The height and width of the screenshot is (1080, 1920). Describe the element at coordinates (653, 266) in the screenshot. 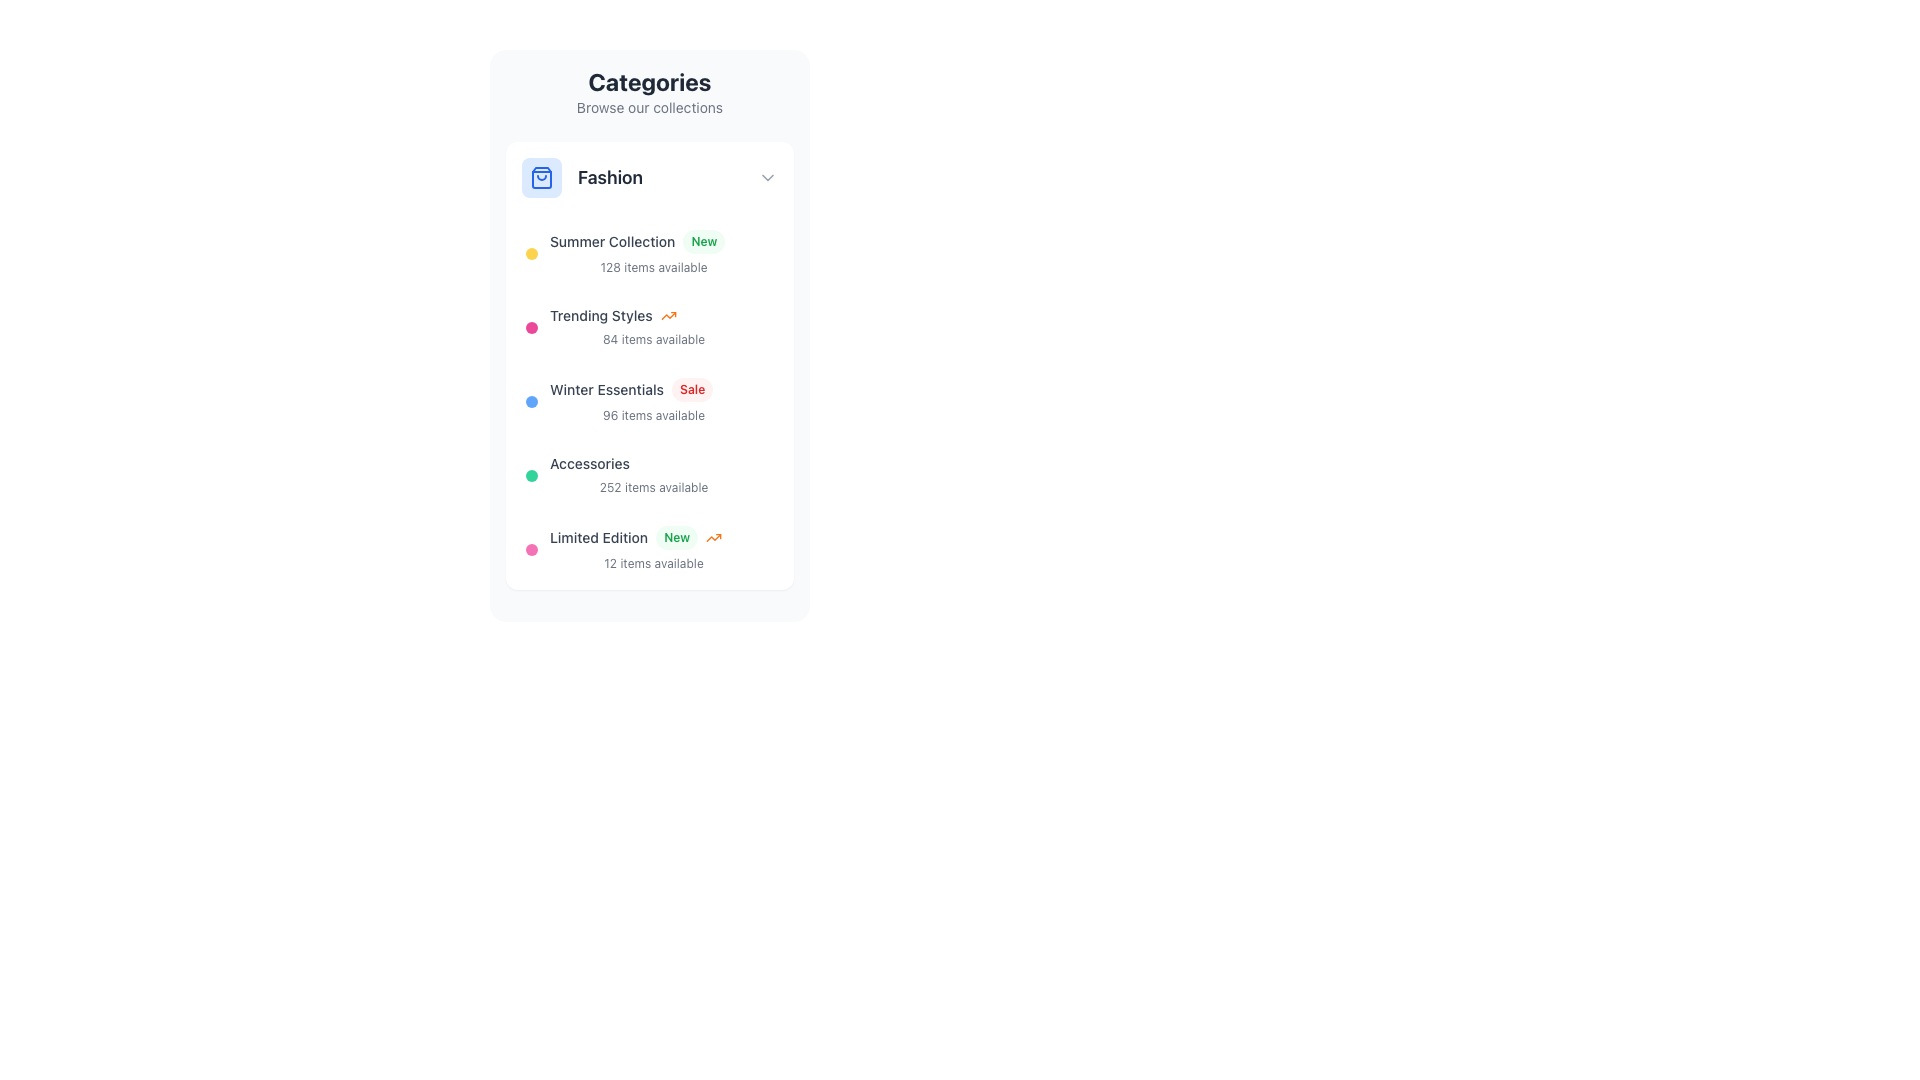

I see `contextual information displayed in the text label beneath 'Summer Collection' in the 'Fashion' section, which indicates the quantity of items available` at that location.